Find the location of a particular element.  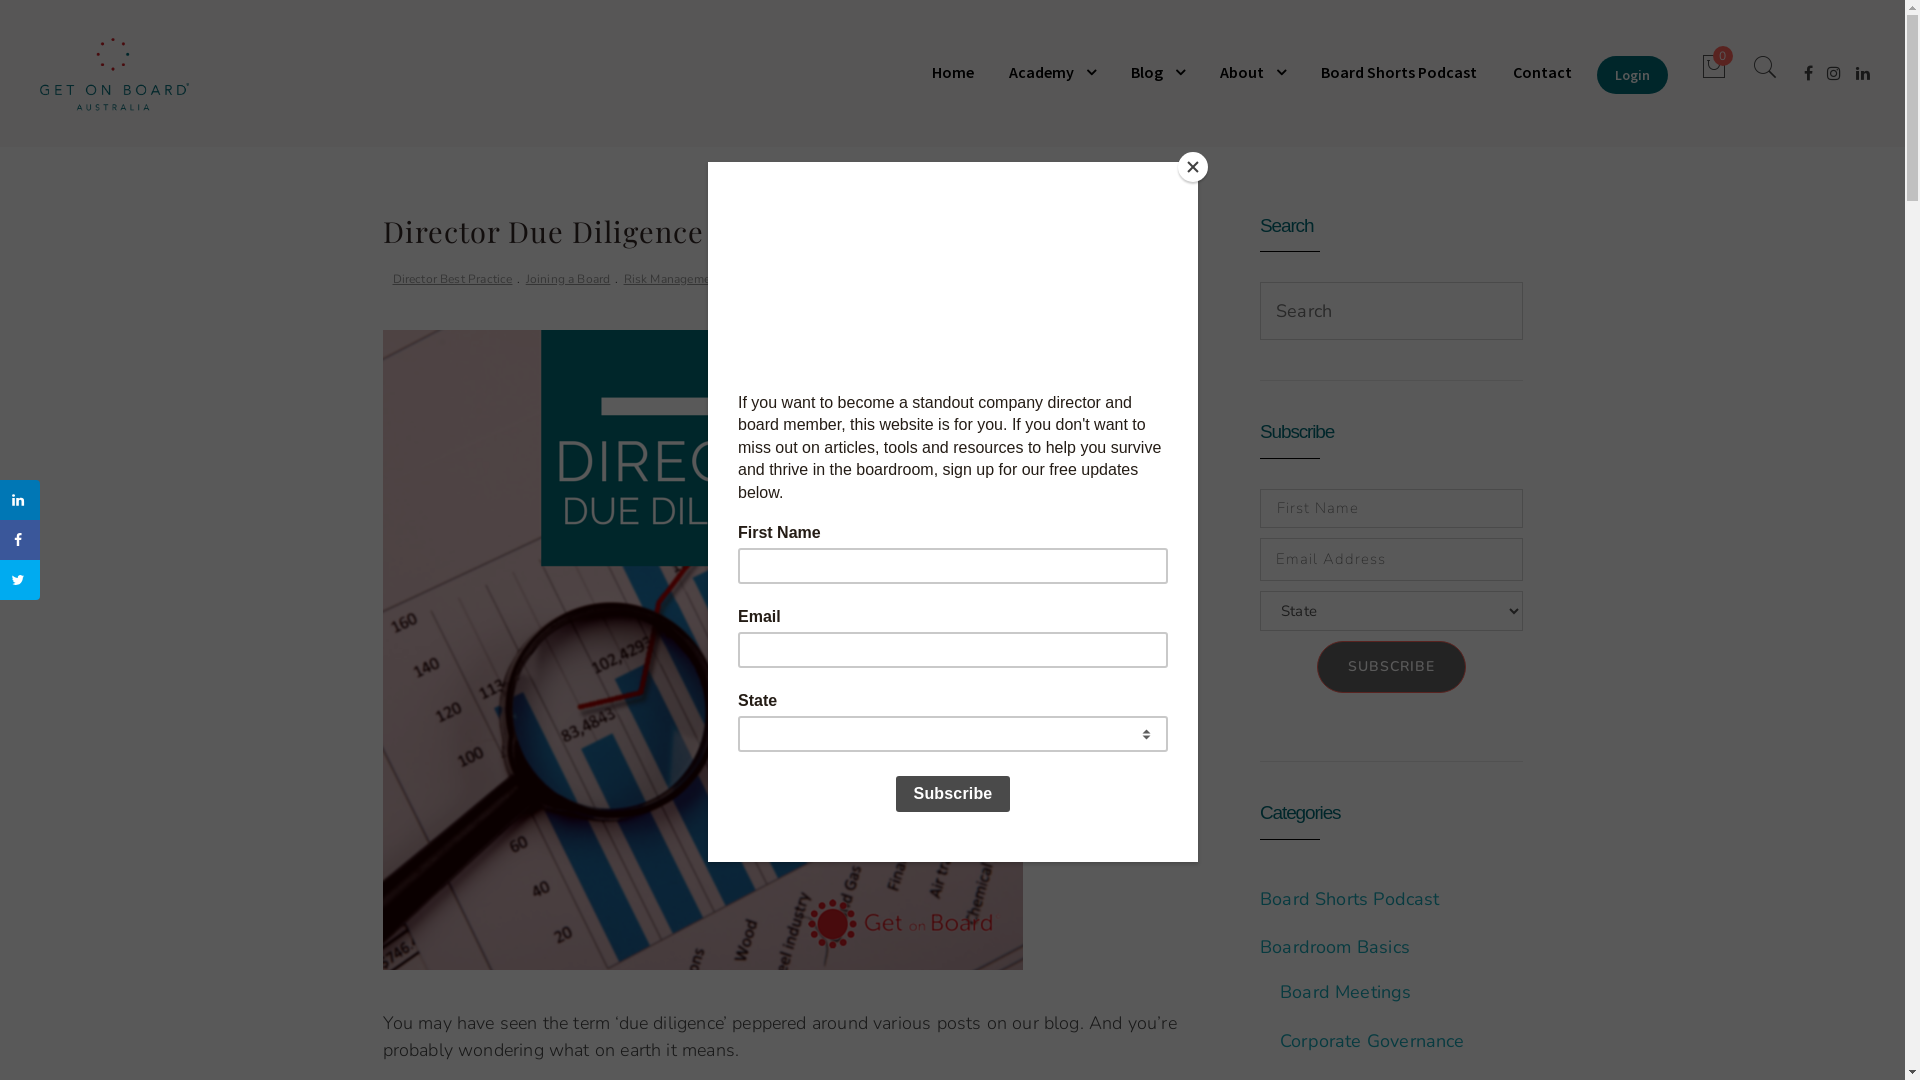

'Director Best Practice' is located at coordinates (392, 280).